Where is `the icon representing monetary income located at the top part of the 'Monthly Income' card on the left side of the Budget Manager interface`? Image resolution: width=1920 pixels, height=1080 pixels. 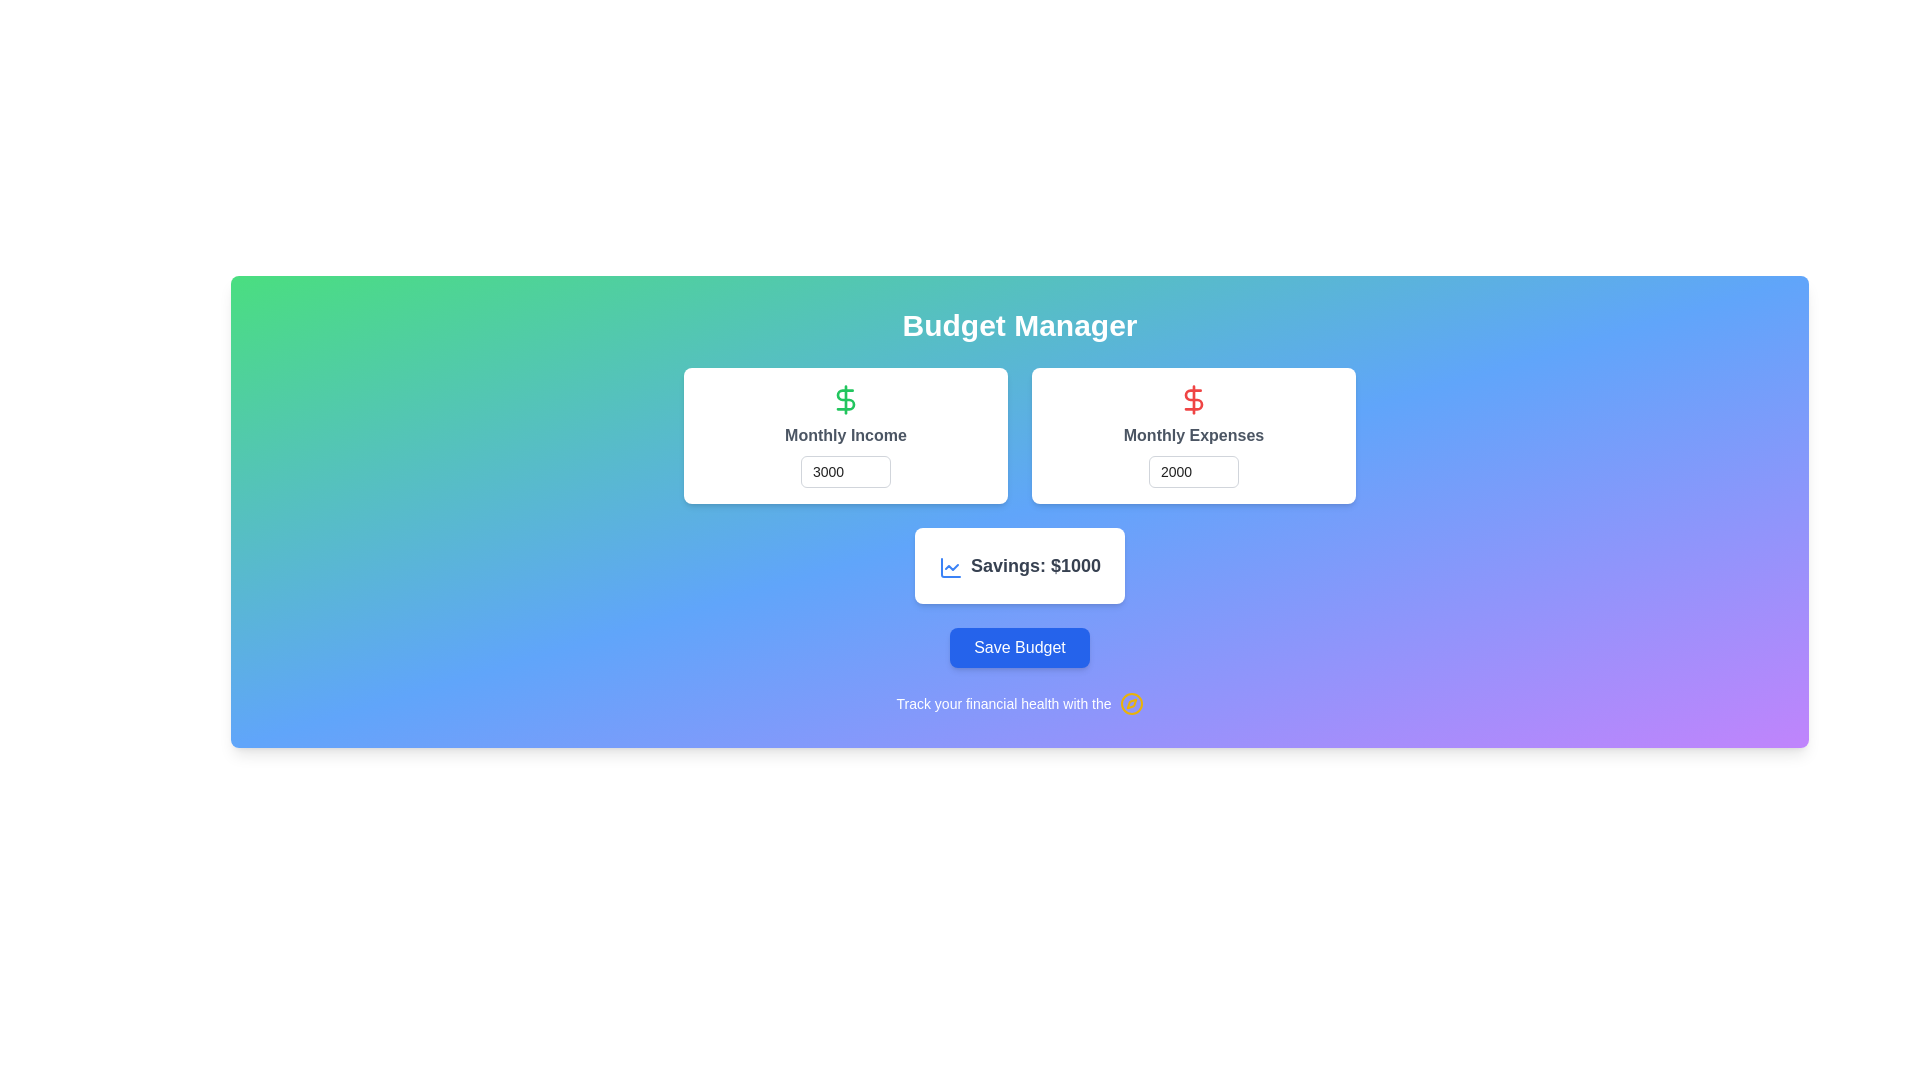
the icon representing monetary income located at the top part of the 'Monthly Income' card on the left side of the Budget Manager interface is located at coordinates (845, 400).